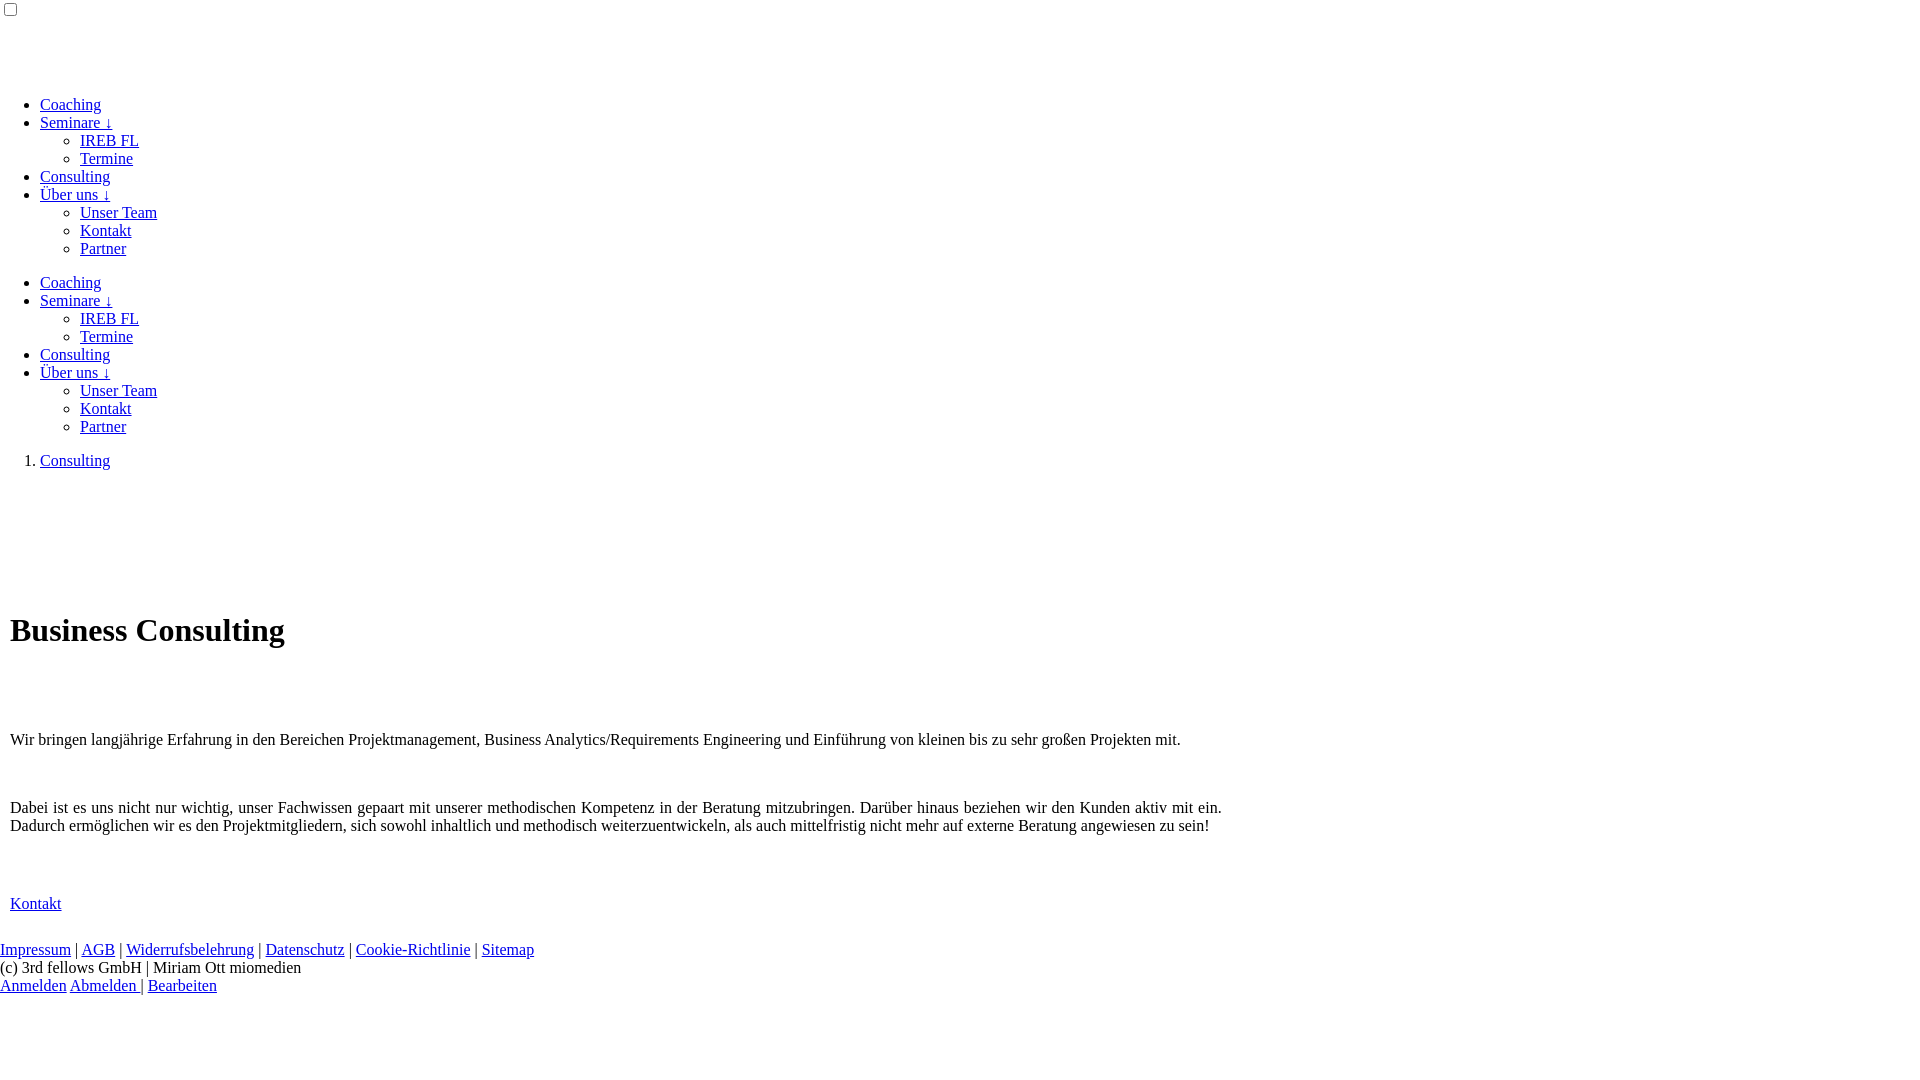  I want to click on 'Consulting', so click(75, 175).